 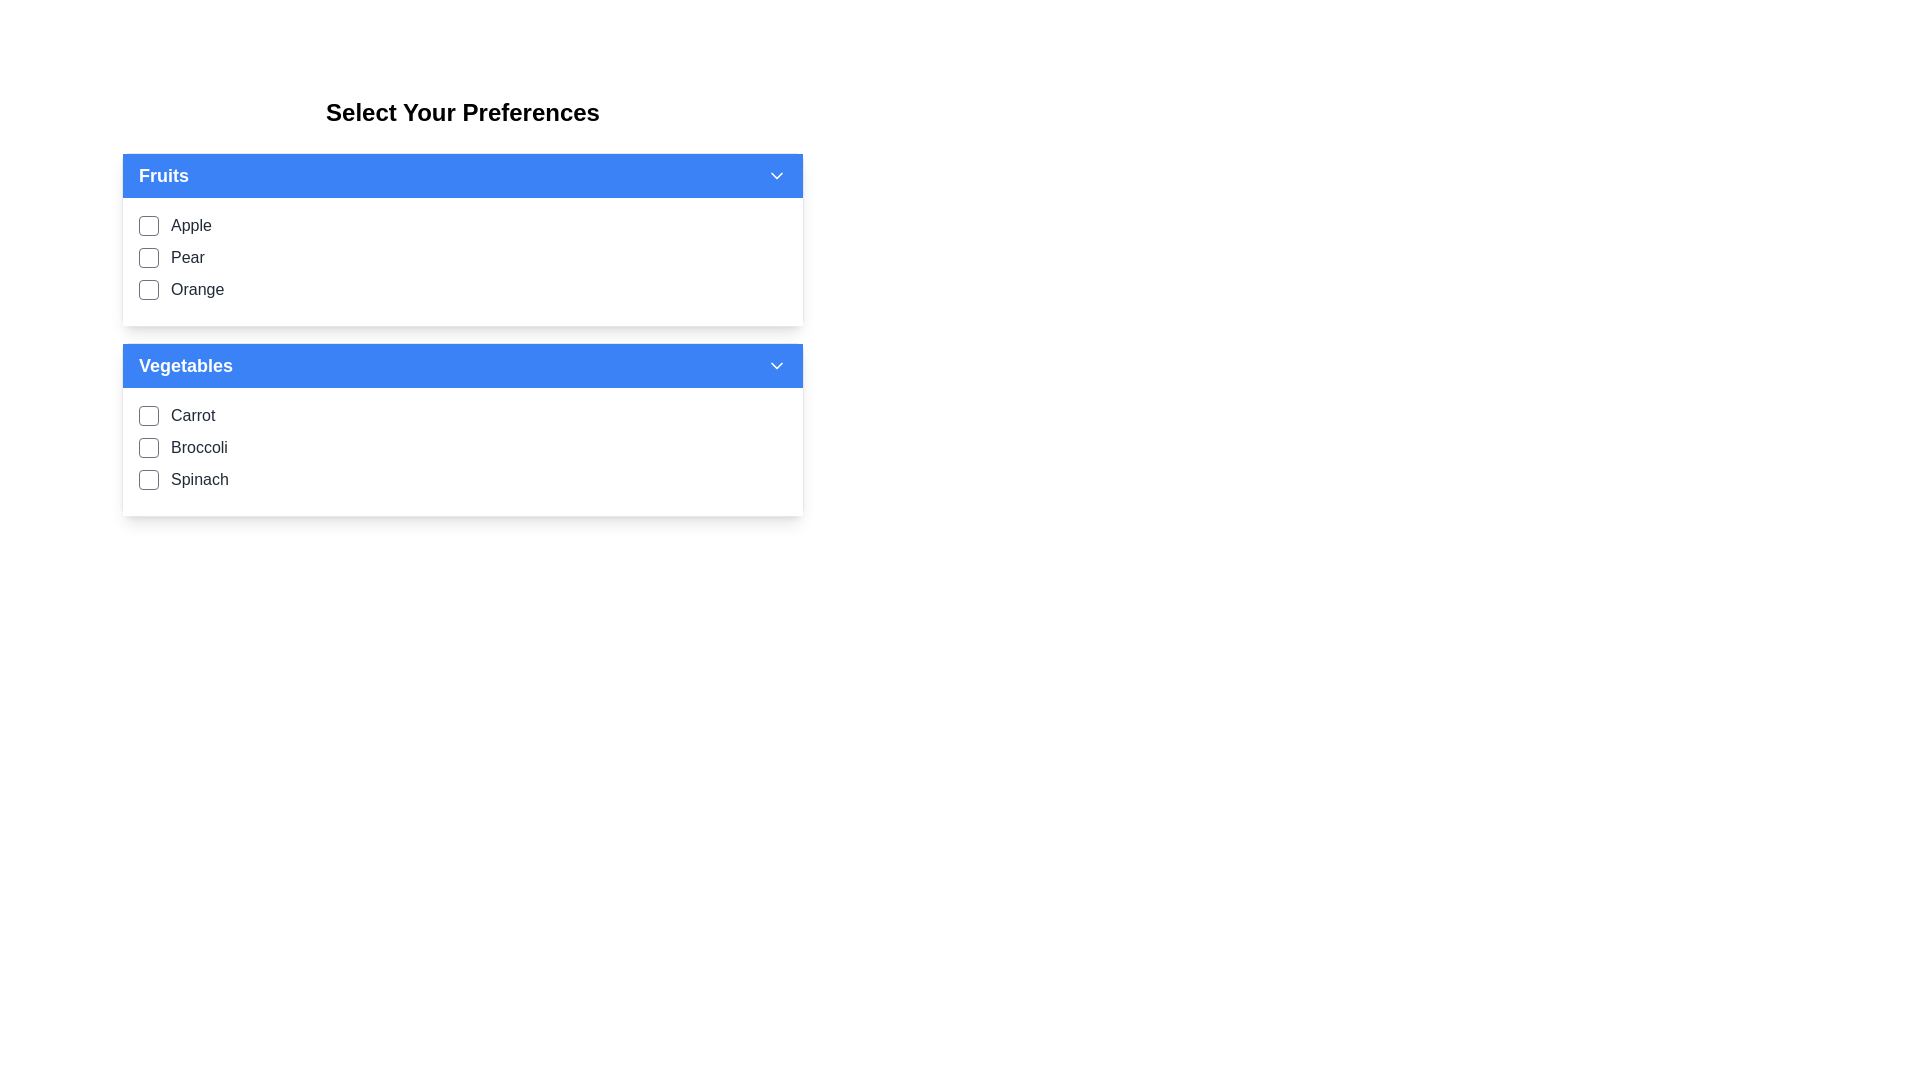 I want to click on the checkbox labeled 'Pear', so click(x=461, y=257).